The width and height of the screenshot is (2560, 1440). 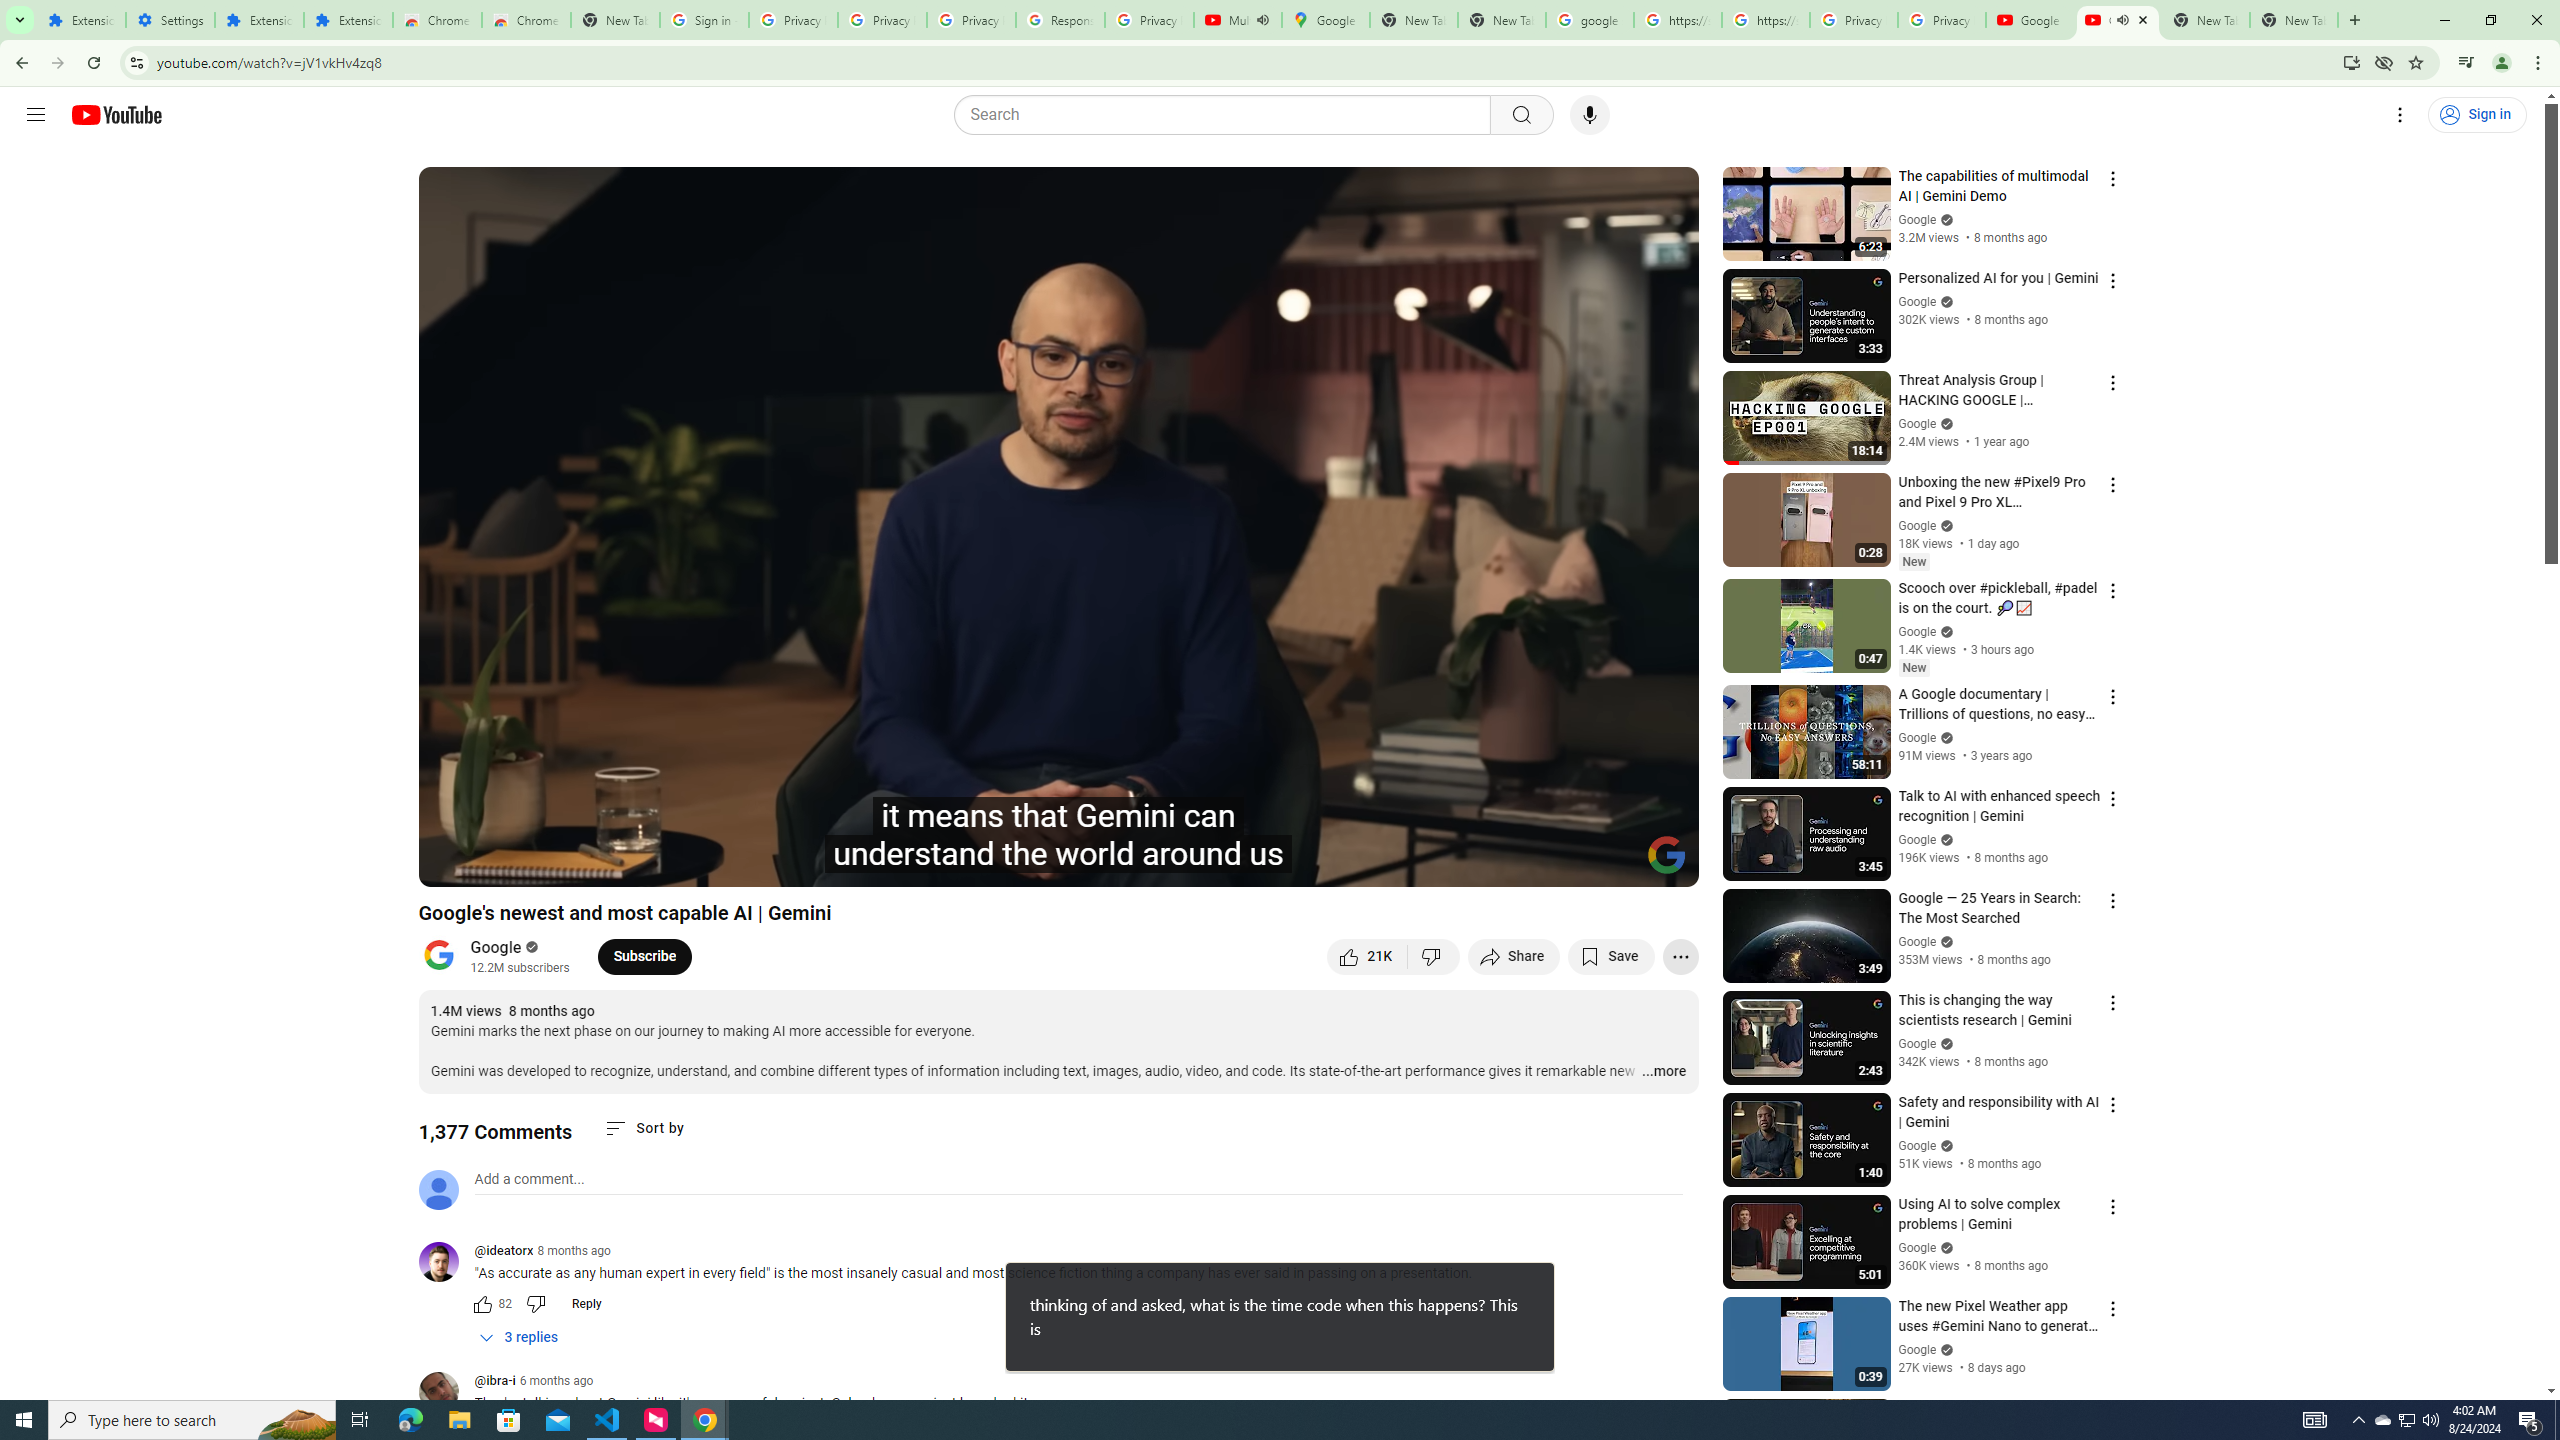 What do you see at coordinates (1912, 667) in the screenshot?
I see `'New'` at bounding box center [1912, 667].